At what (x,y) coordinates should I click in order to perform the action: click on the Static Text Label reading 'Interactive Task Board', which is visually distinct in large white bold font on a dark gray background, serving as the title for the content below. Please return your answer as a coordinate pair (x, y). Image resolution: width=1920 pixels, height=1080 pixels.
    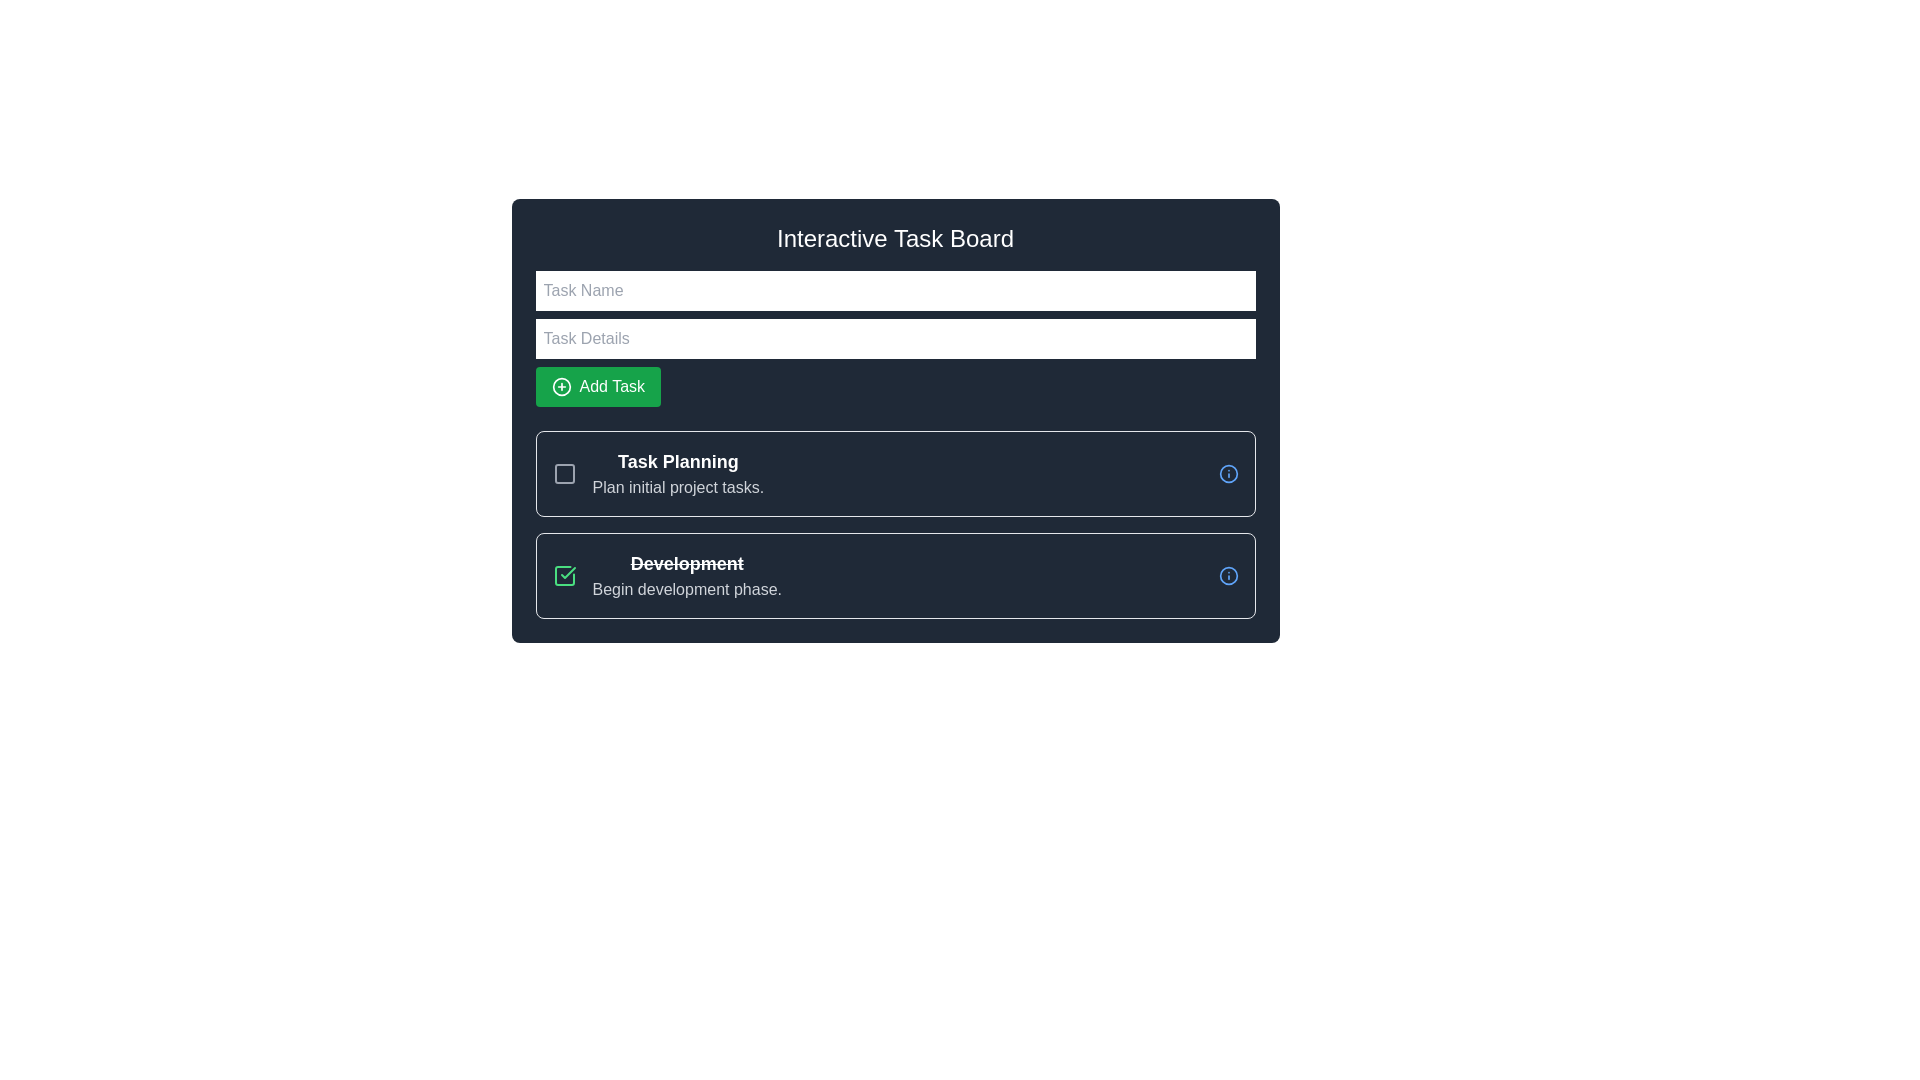
    Looking at the image, I should click on (894, 238).